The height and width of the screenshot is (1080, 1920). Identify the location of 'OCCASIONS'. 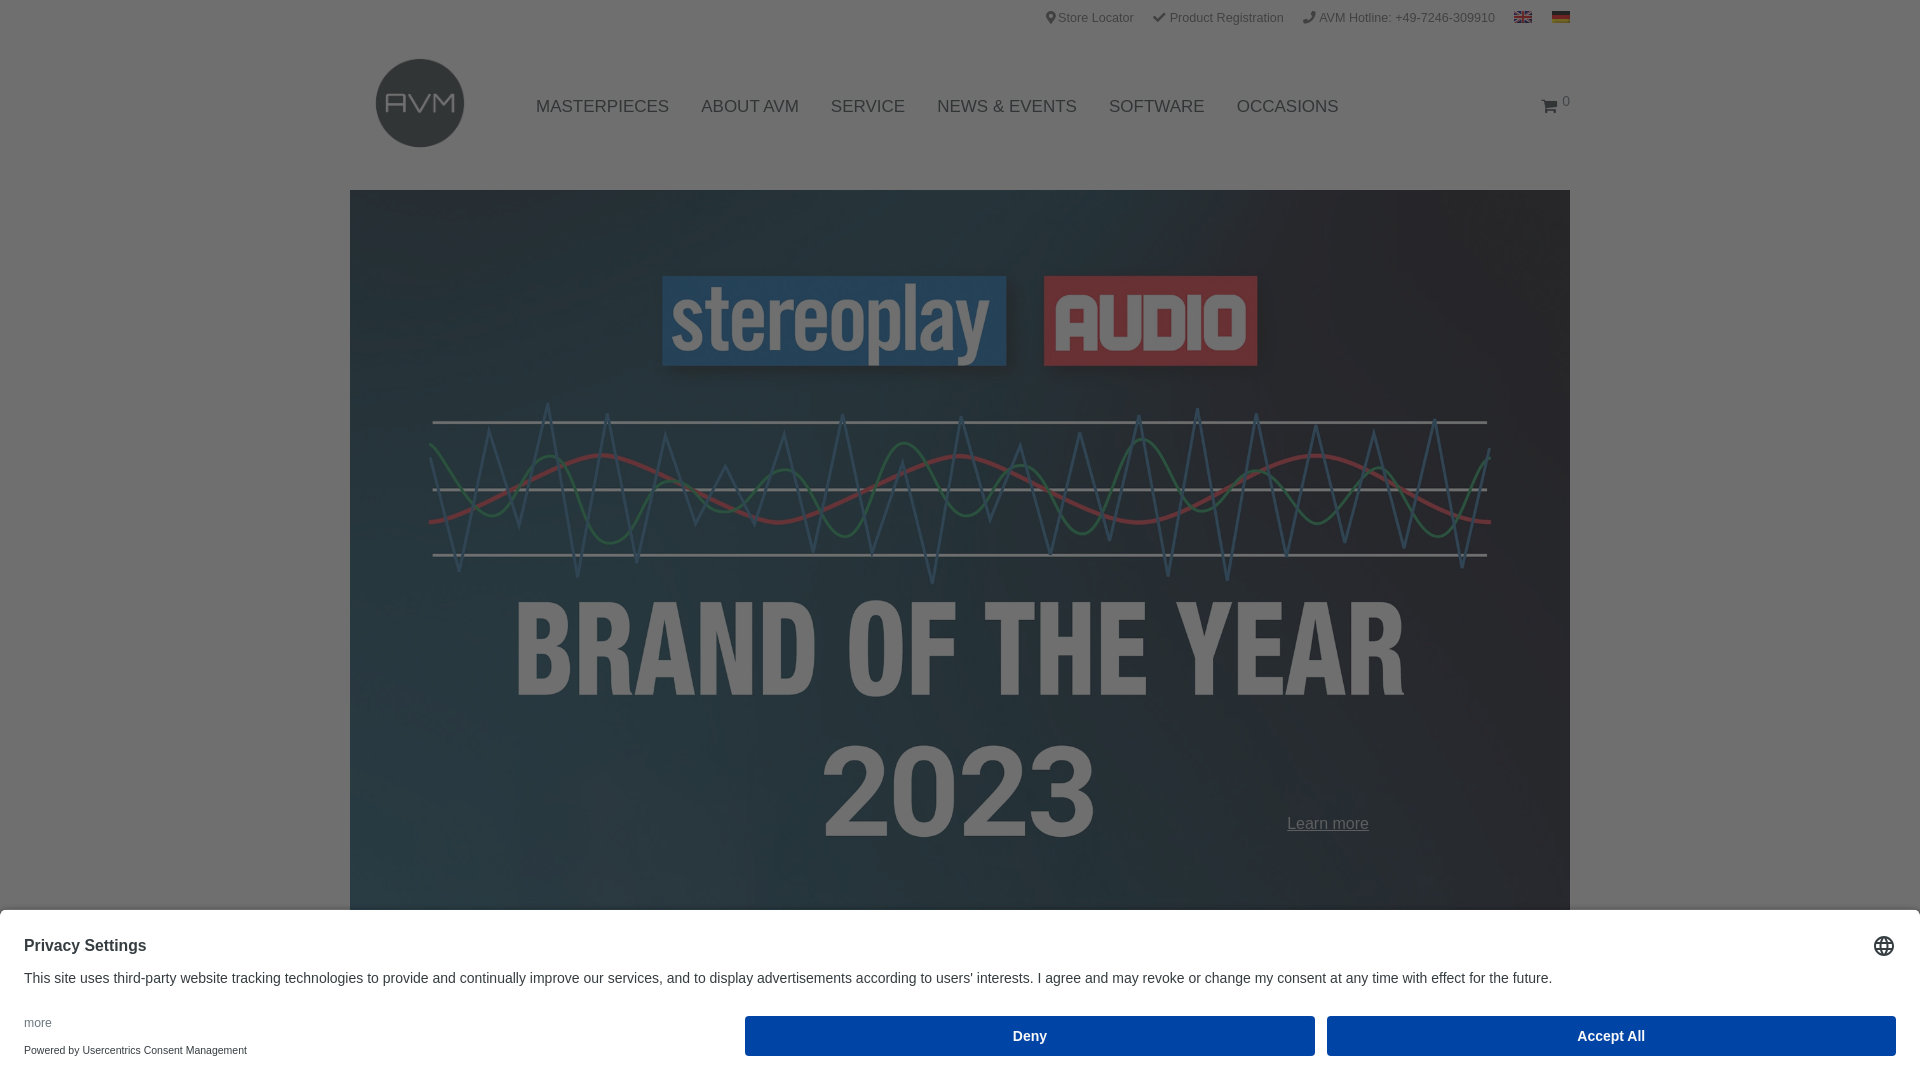
(1219, 106).